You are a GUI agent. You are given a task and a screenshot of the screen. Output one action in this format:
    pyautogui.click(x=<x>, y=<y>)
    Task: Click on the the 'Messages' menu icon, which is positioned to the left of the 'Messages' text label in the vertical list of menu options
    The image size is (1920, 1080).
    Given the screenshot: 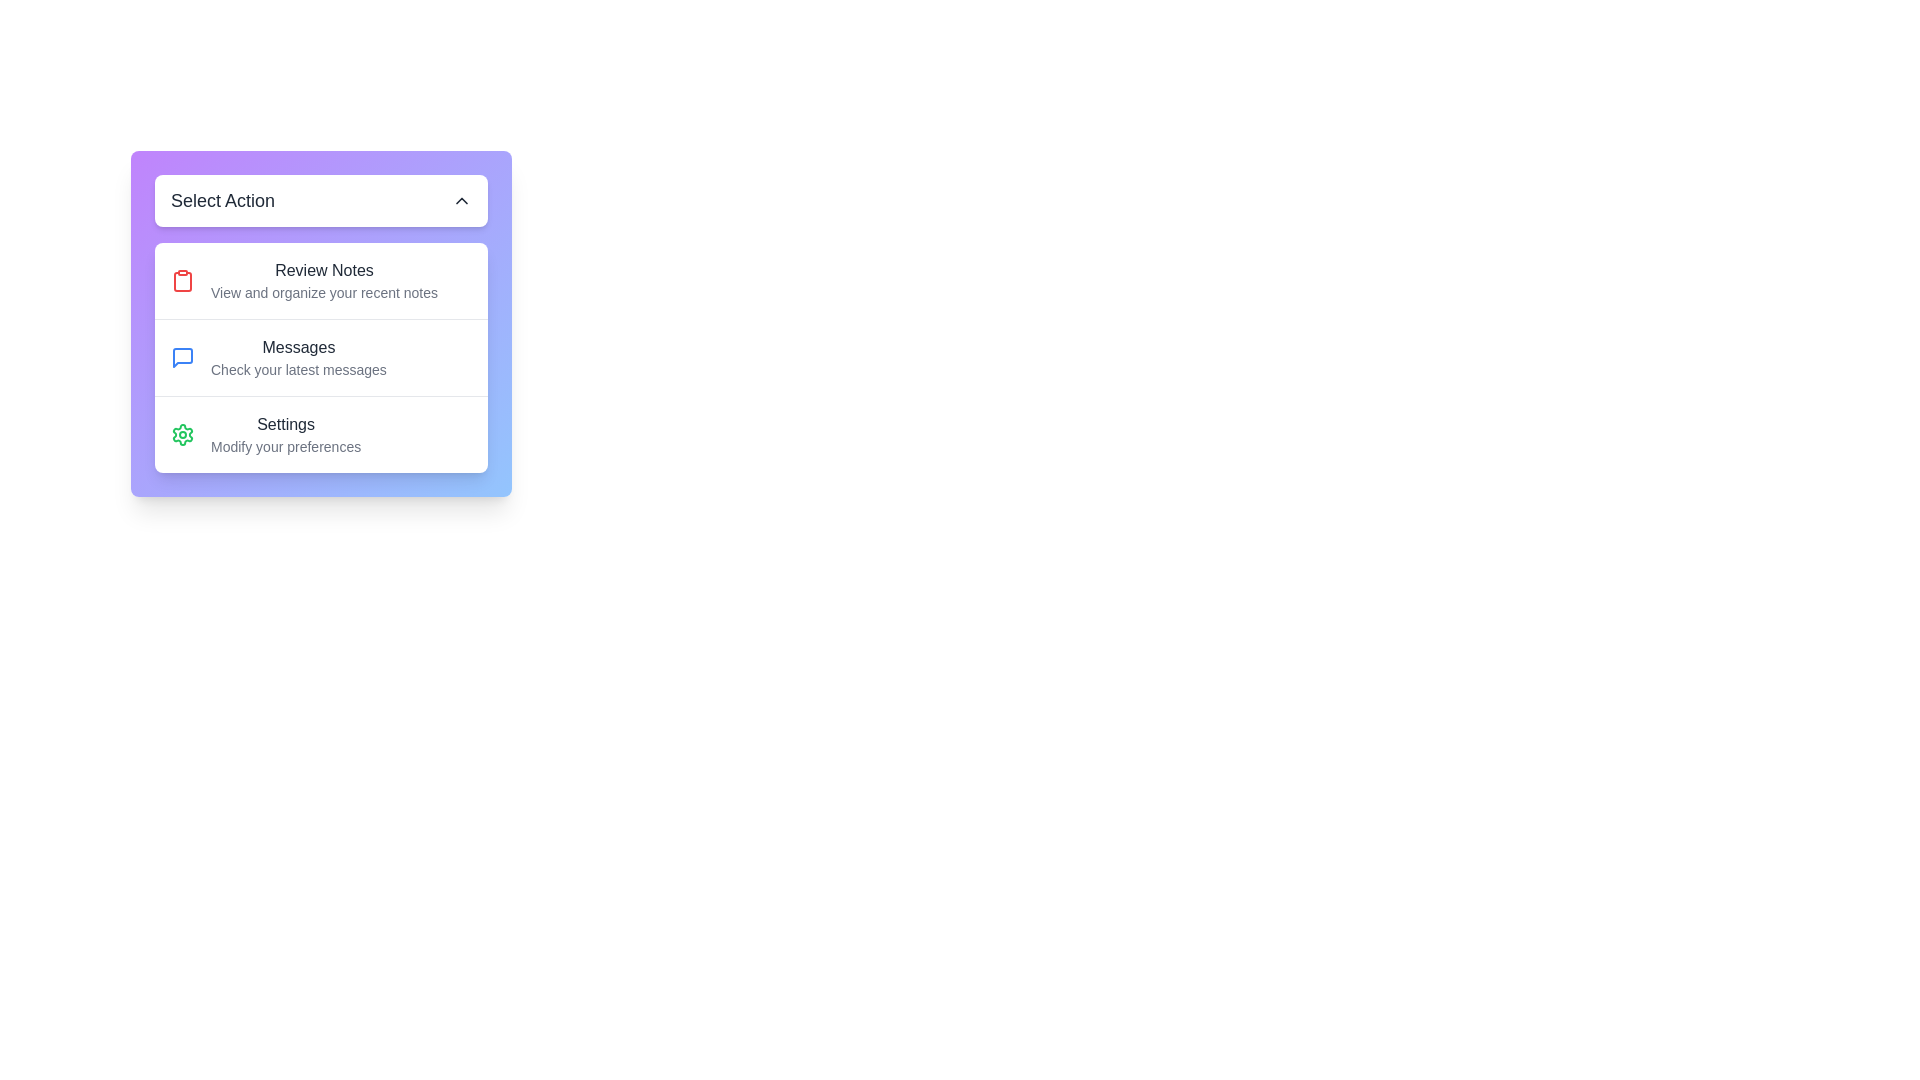 What is the action you would take?
    pyautogui.click(x=182, y=357)
    